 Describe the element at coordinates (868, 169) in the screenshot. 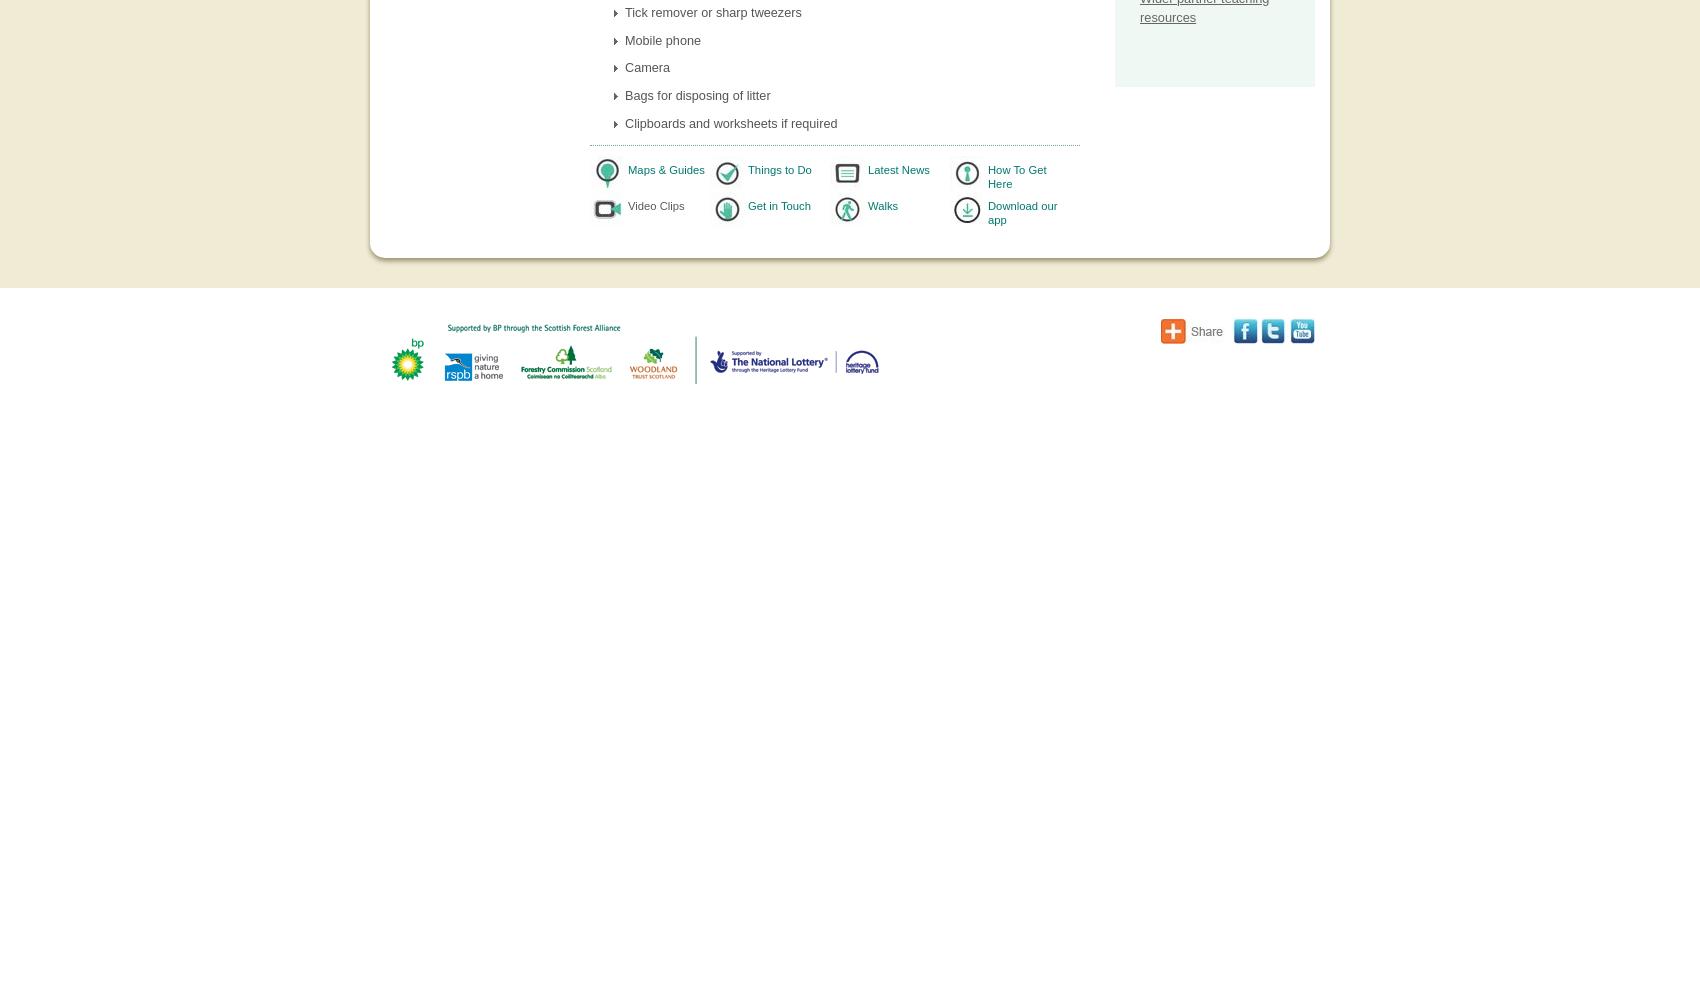

I see `'Latest News'` at that location.